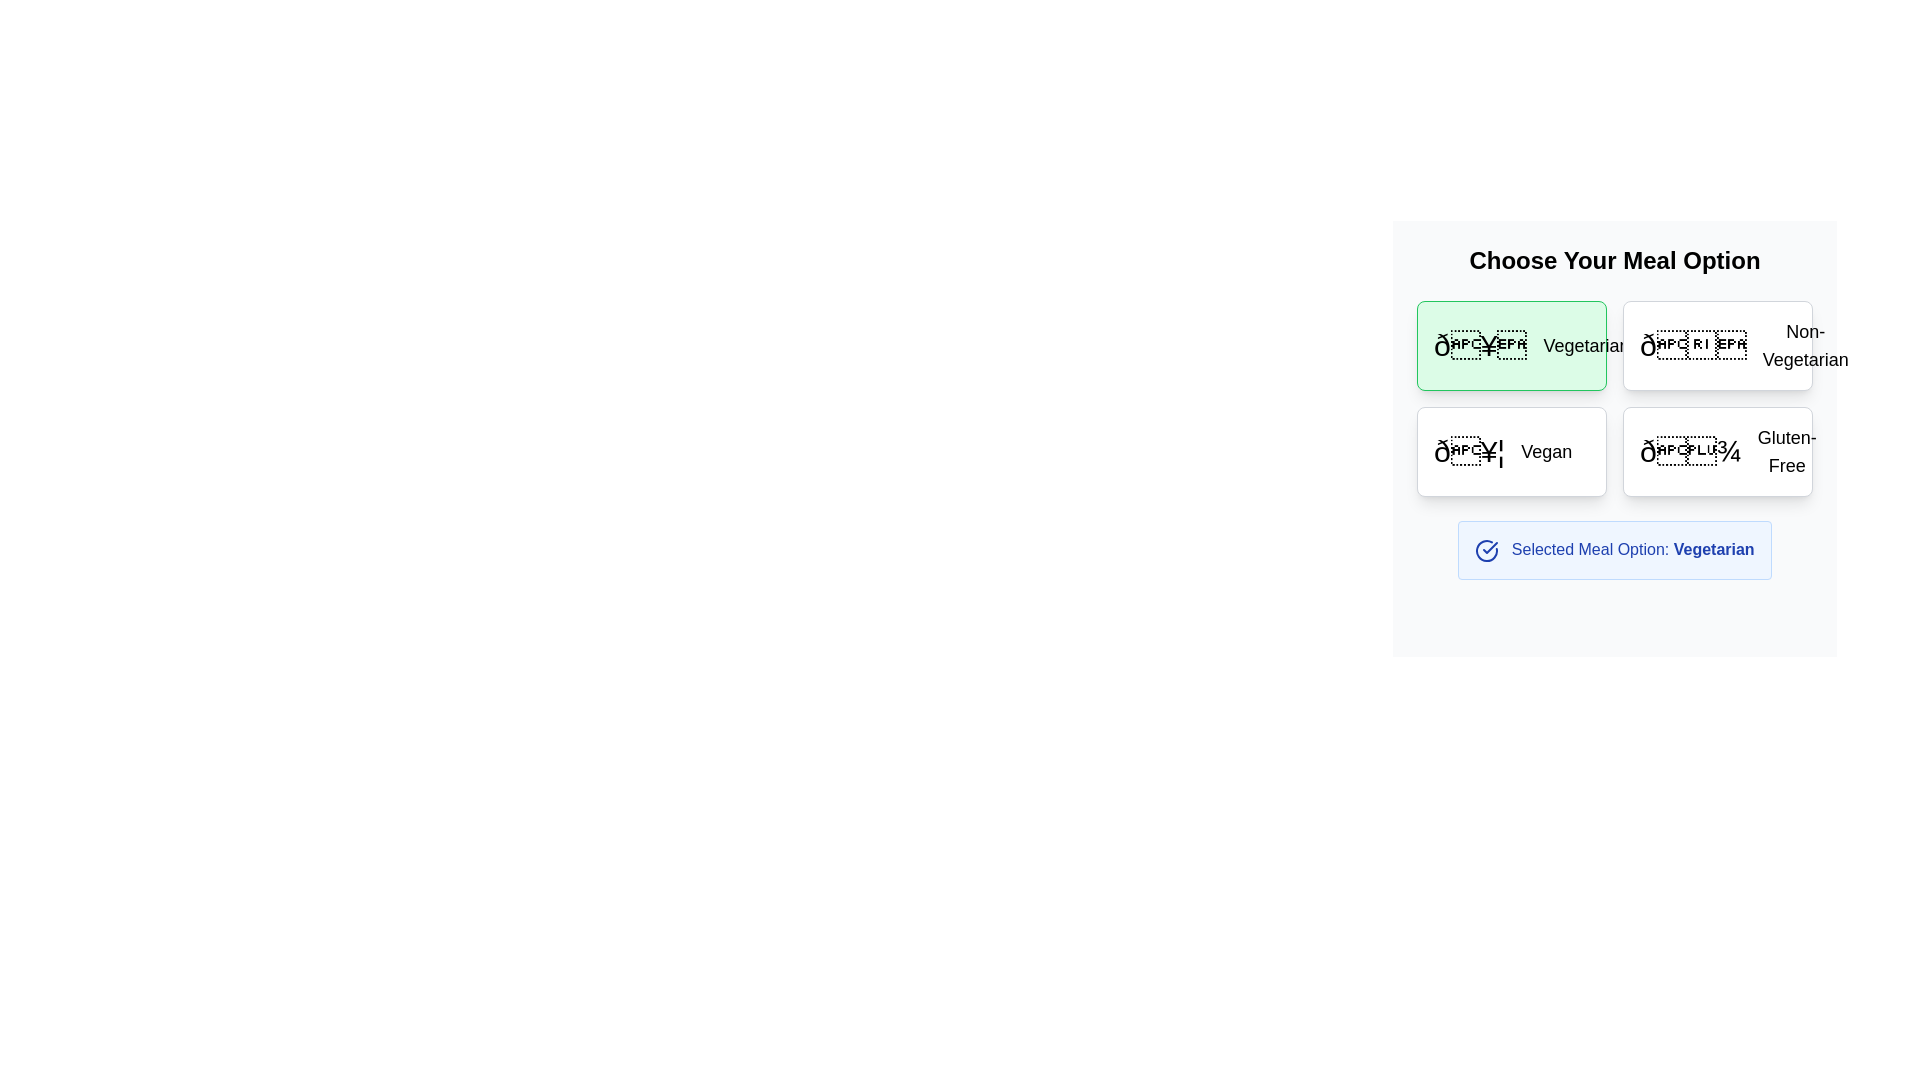  What do you see at coordinates (1692, 345) in the screenshot?
I see `label associated with the 'Non-Vegetarian' meal option icon to confirm the meal option` at bounding box center [1692, 345].